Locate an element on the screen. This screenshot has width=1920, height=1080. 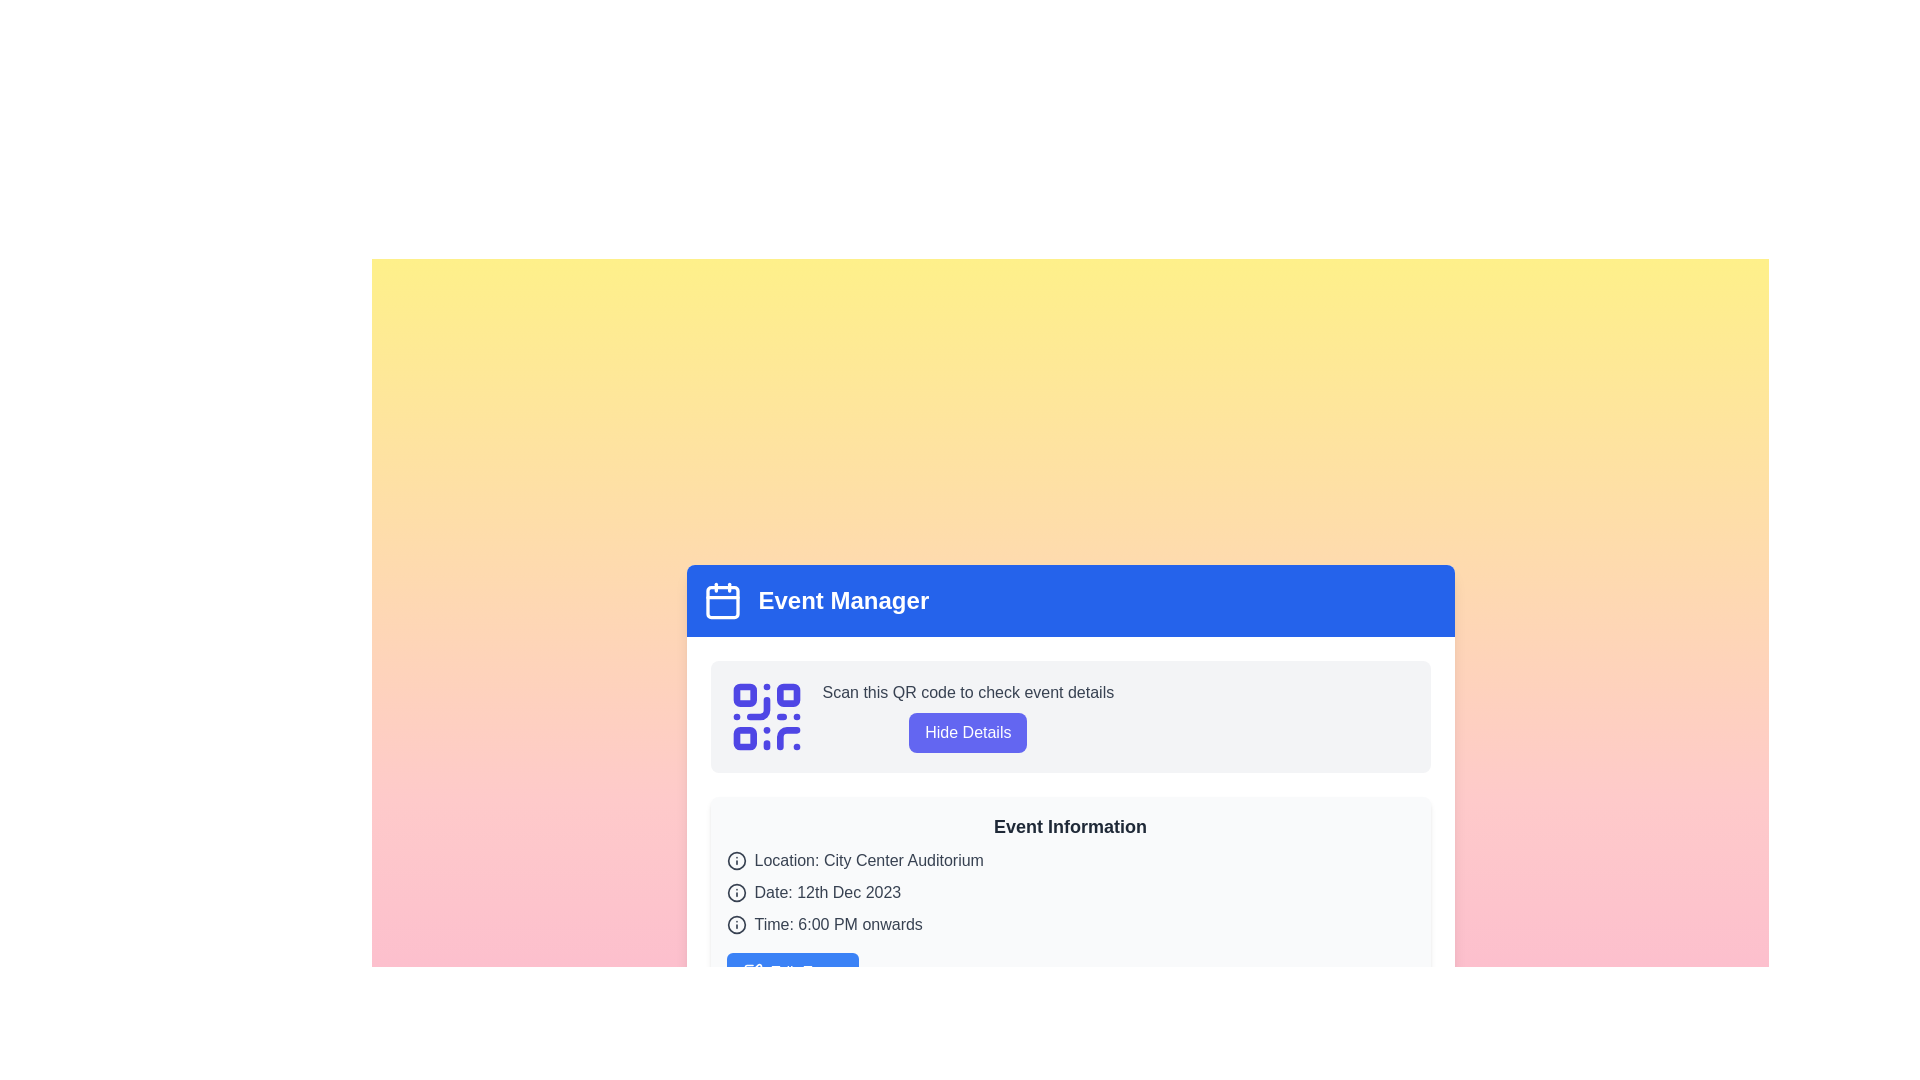
the text label that says 'Scan this QR code to check event details', which is a medium-weight gray font on a white background, positioned above the 'Hide Details' button and to the right of the QR code graphic is located at coordinates (968, 692).